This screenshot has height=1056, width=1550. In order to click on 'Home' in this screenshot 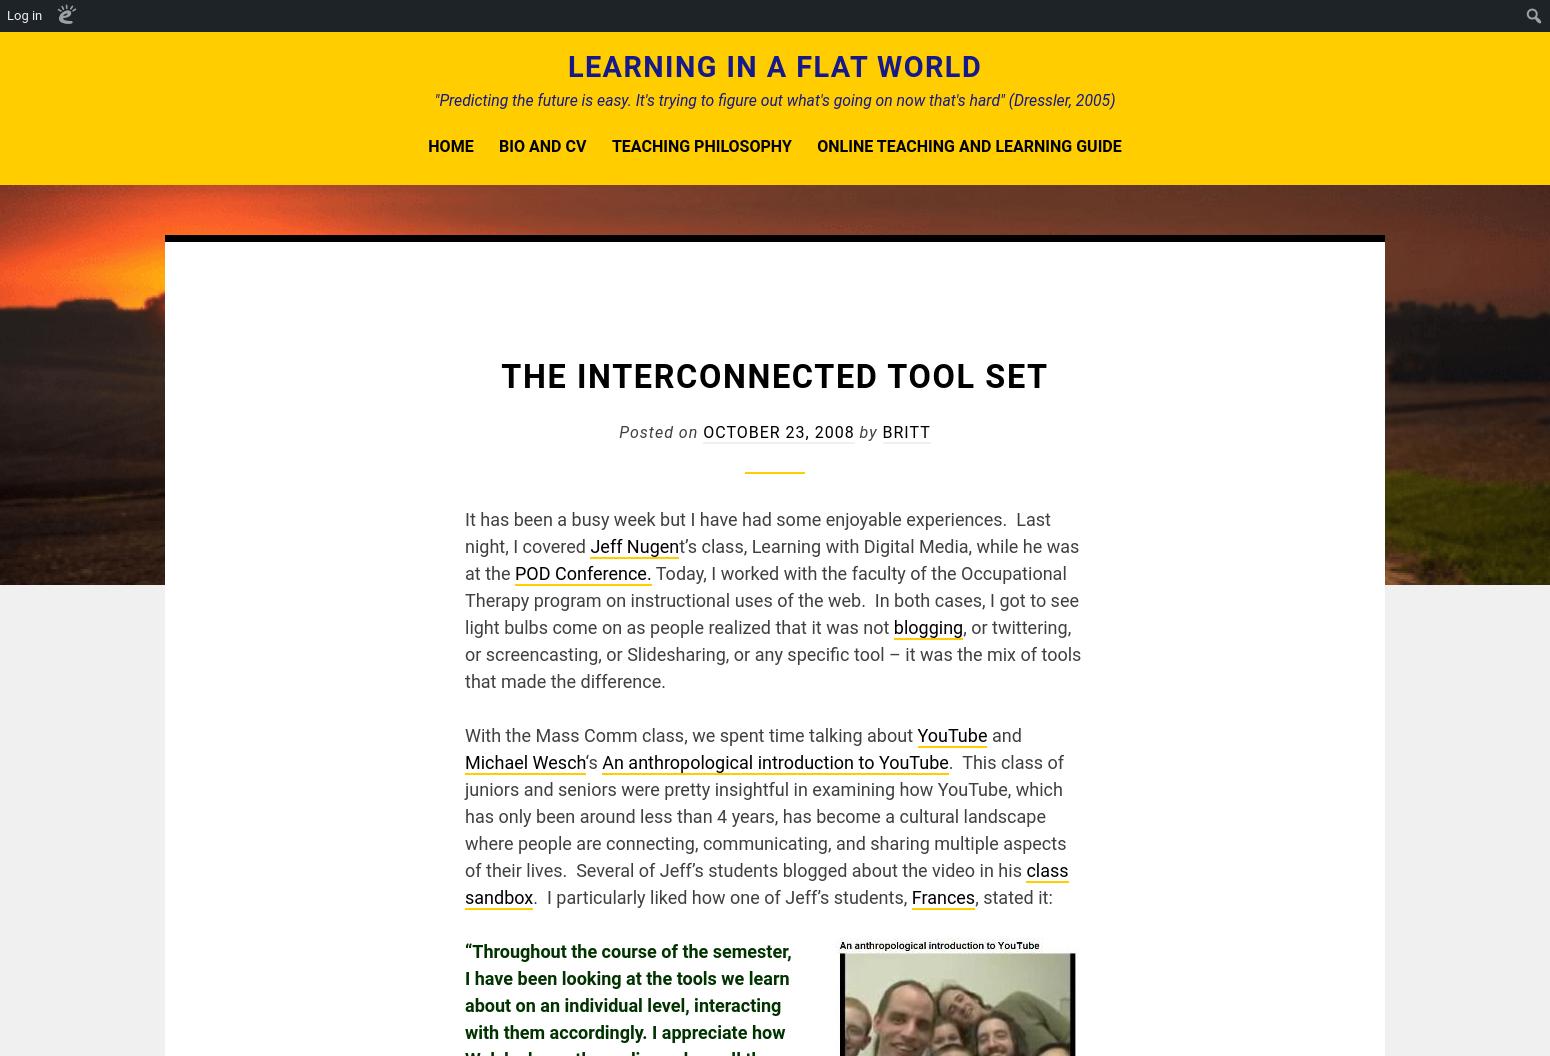, I will do `click(450, 145)`.